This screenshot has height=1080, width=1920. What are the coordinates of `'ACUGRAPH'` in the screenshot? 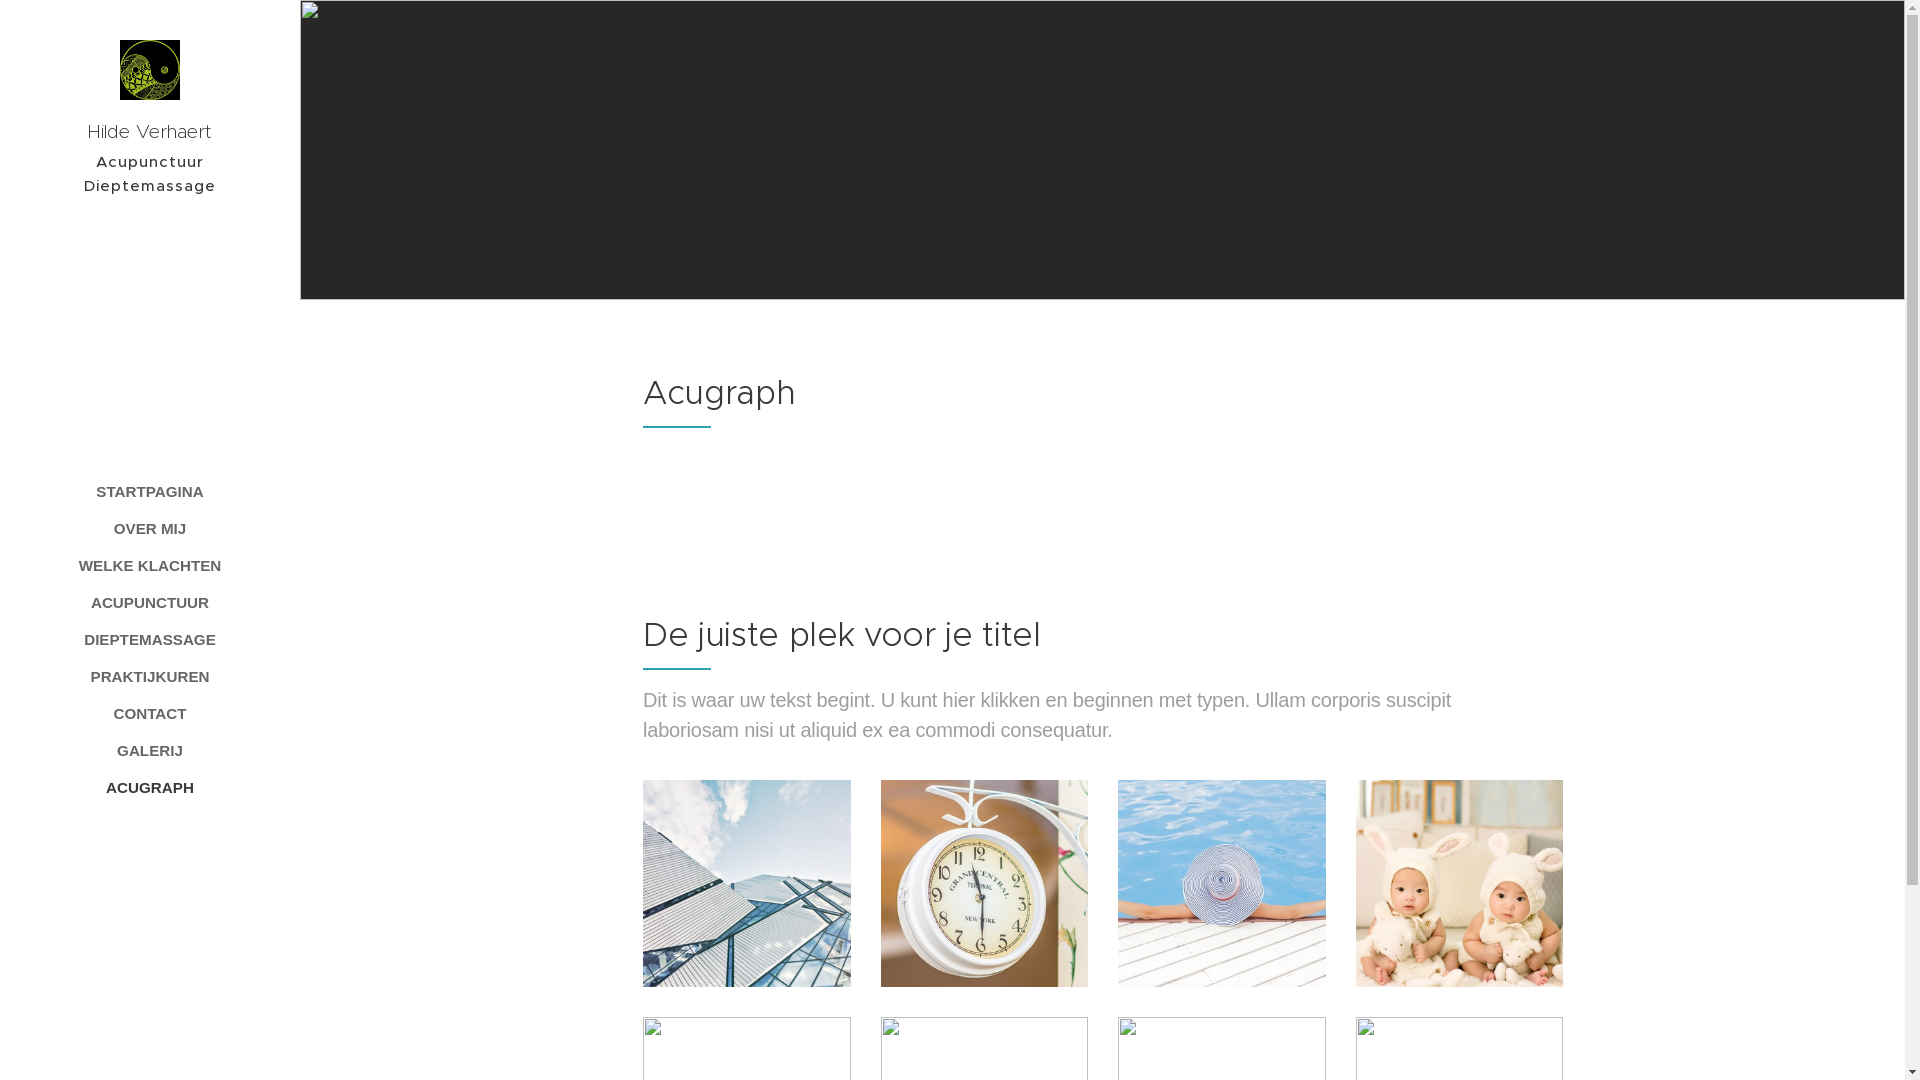 It's located at (148, 786).